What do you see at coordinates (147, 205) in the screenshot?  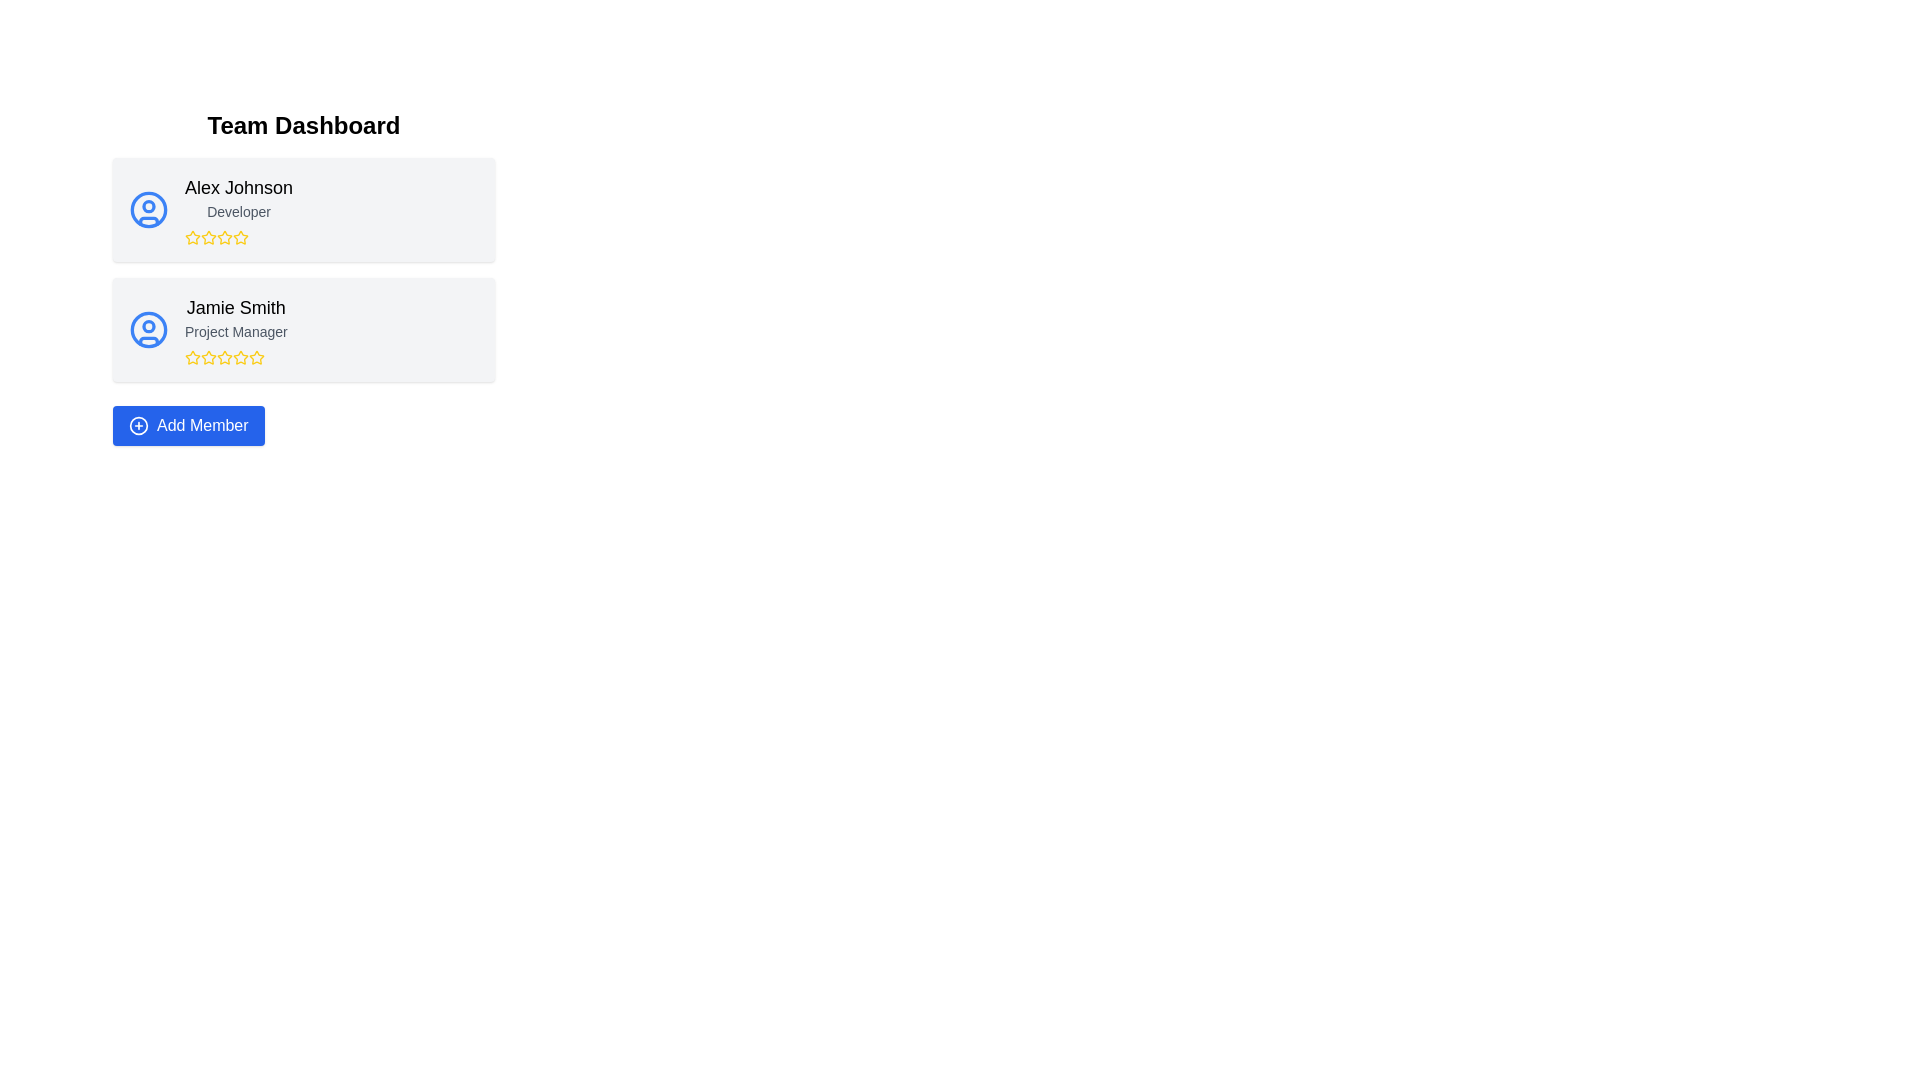 I see `the small circular shape within the SVG representation of Alex Johnson's user profile icon located in the top-left avatar on the team dashboard` at bounding box center [147, 205].